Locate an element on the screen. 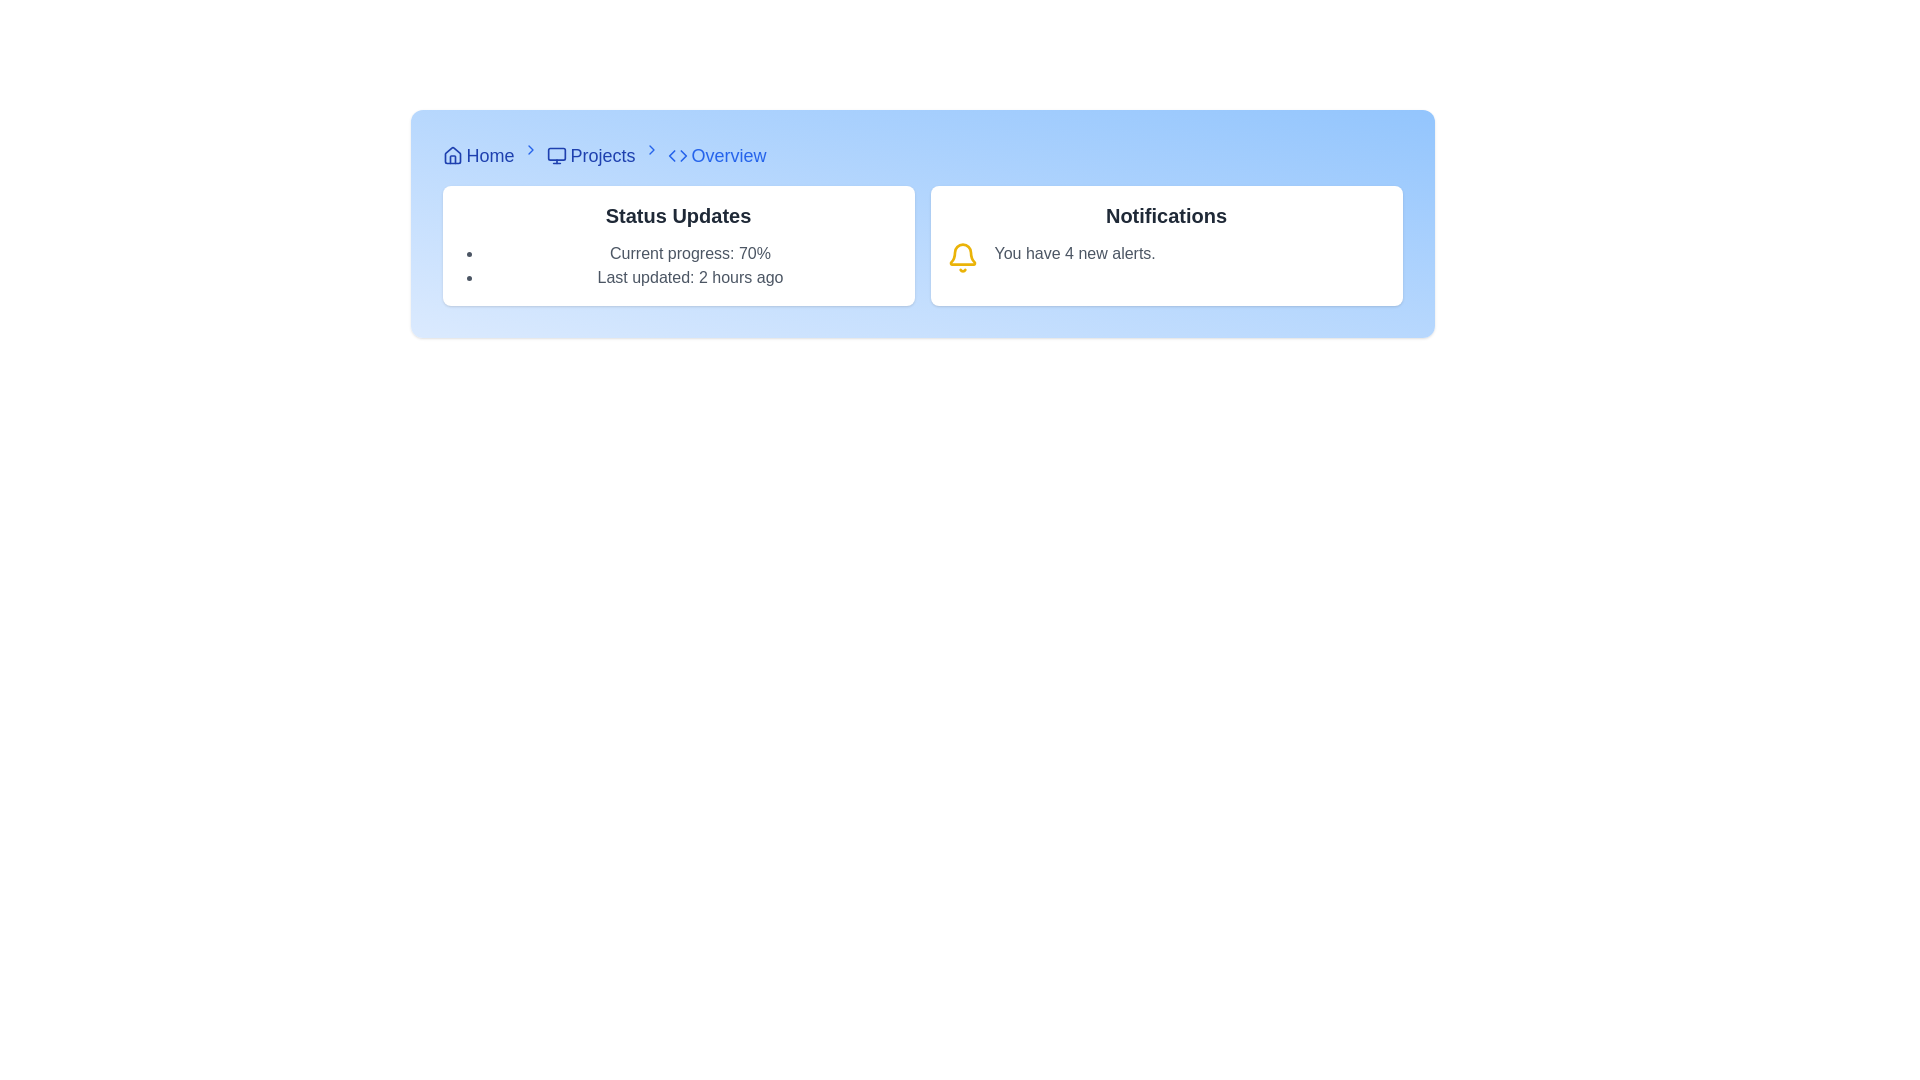 Image resolution: width=1920 pixels, height=1080 pixels. the third breadcrumb text link with accompanying icon, which indicates the current page or section the user is viewing, located to the right of the 'Projects' breadcrumb is located at coordinates (717, 154).